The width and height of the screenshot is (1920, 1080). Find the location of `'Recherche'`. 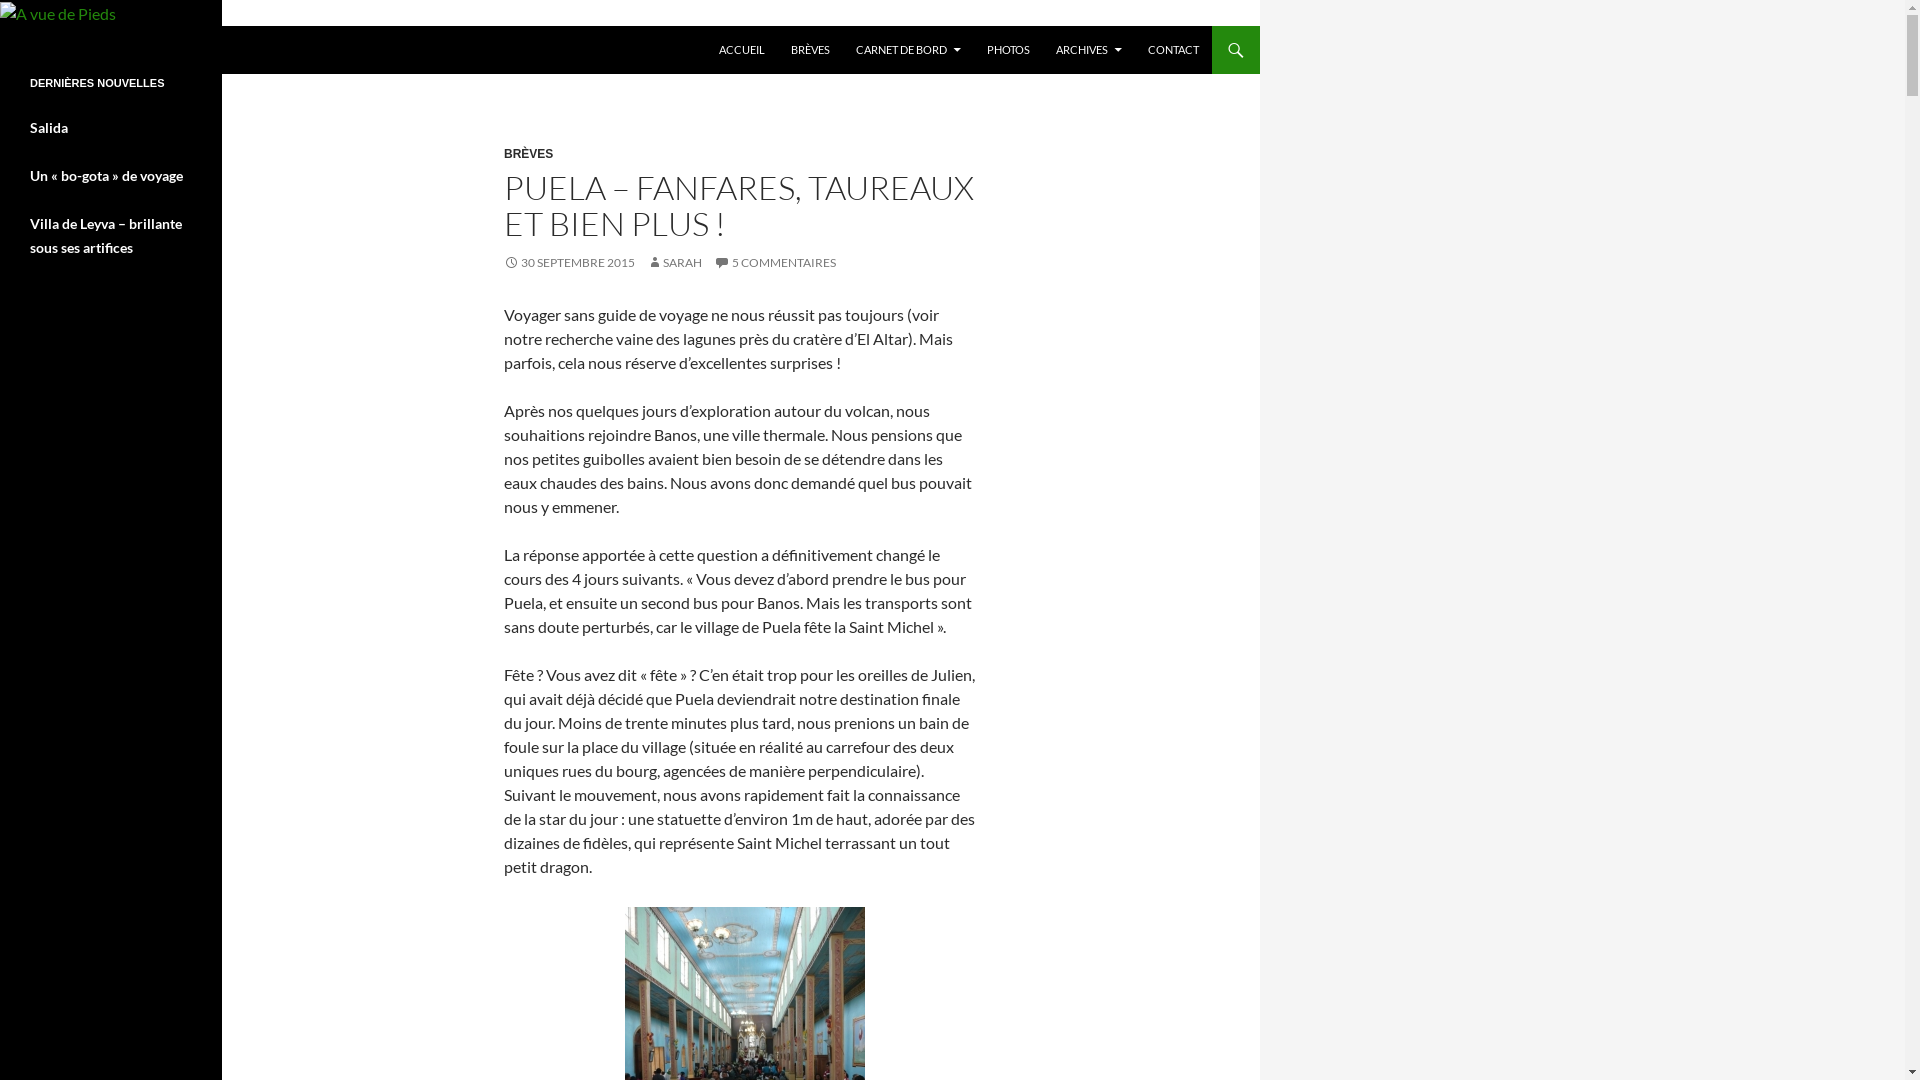

'Recherche' is located at coordinates (4, 26).